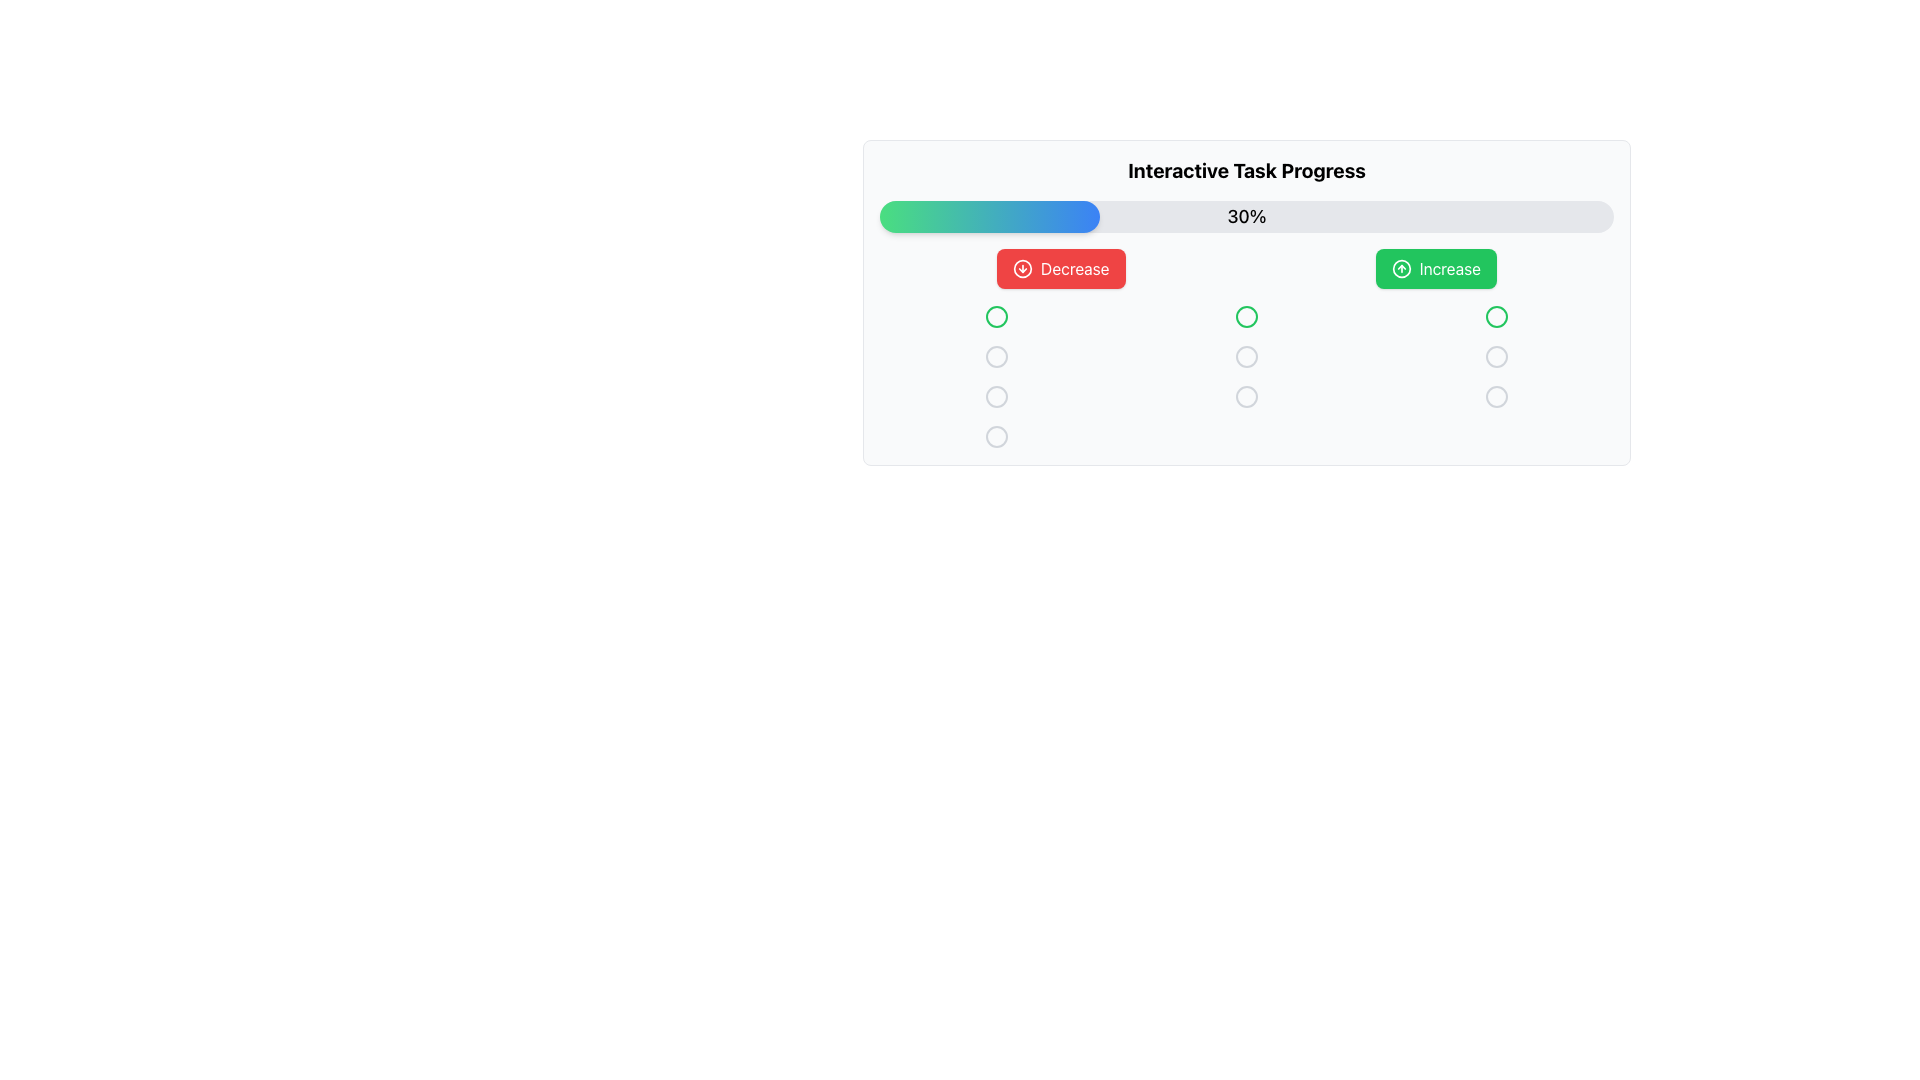  I want to click on the state of the first circular graphical indicator with a green border and white fill located at the center of the first row in the 3x4 grid layout, so click(997, 315).